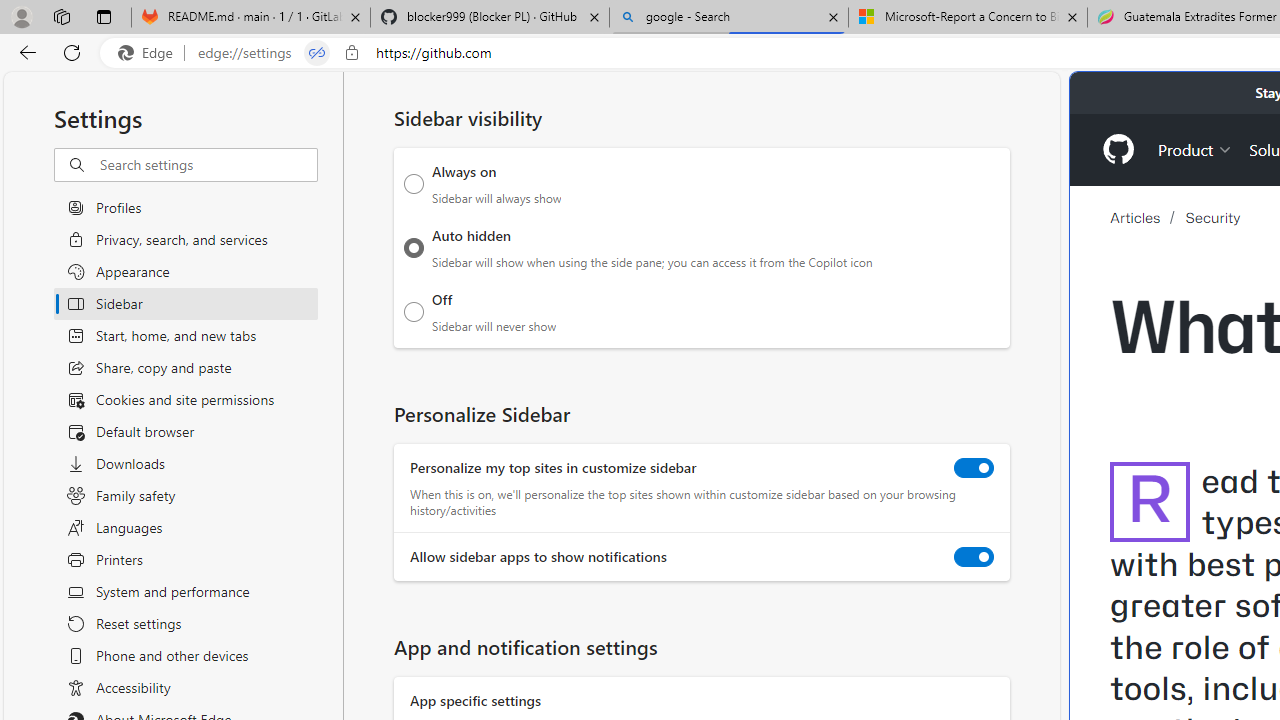 This screenshot has height=720, width=1280. Describe the element at coordinates (1212, 217) in the screenshot. I see `'Security'` at that location.